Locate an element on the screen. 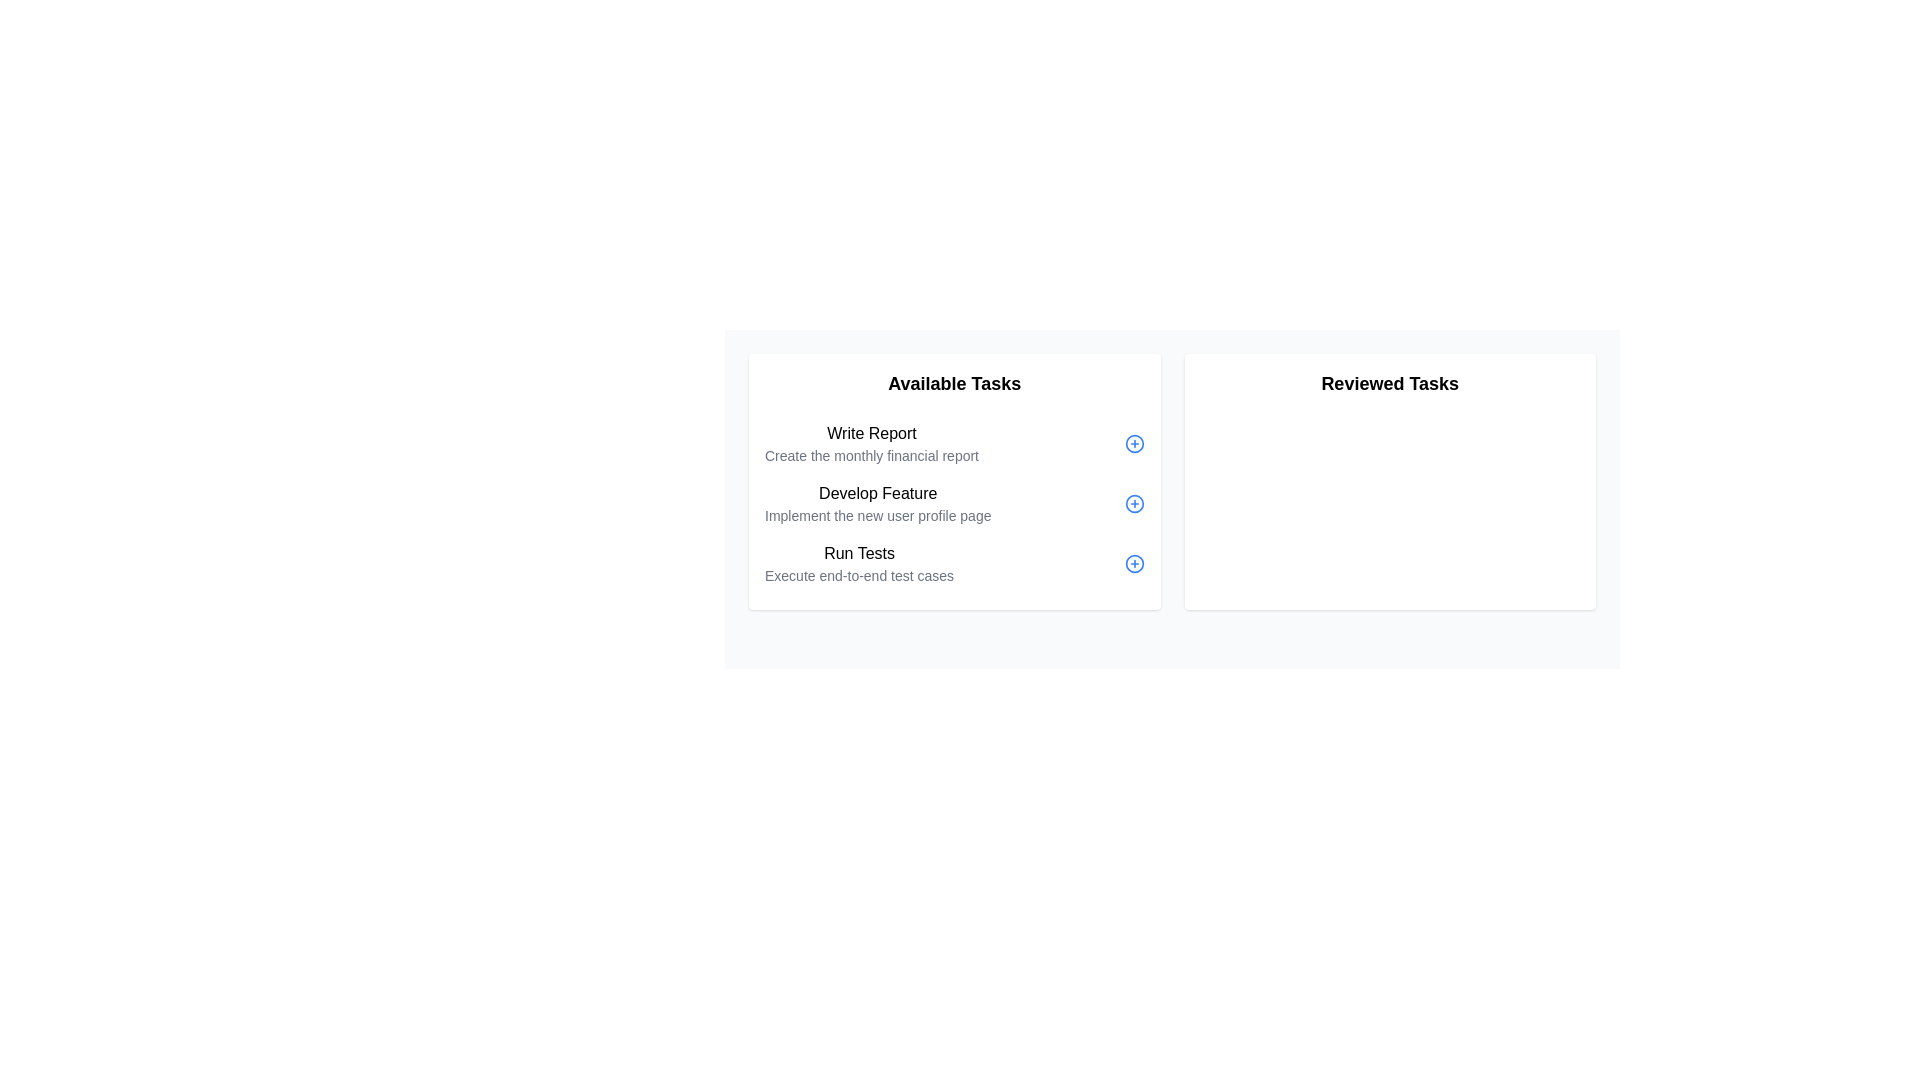  the text part of the Task item labeled 'Develop Feature' is located at coordinates (953, 503).